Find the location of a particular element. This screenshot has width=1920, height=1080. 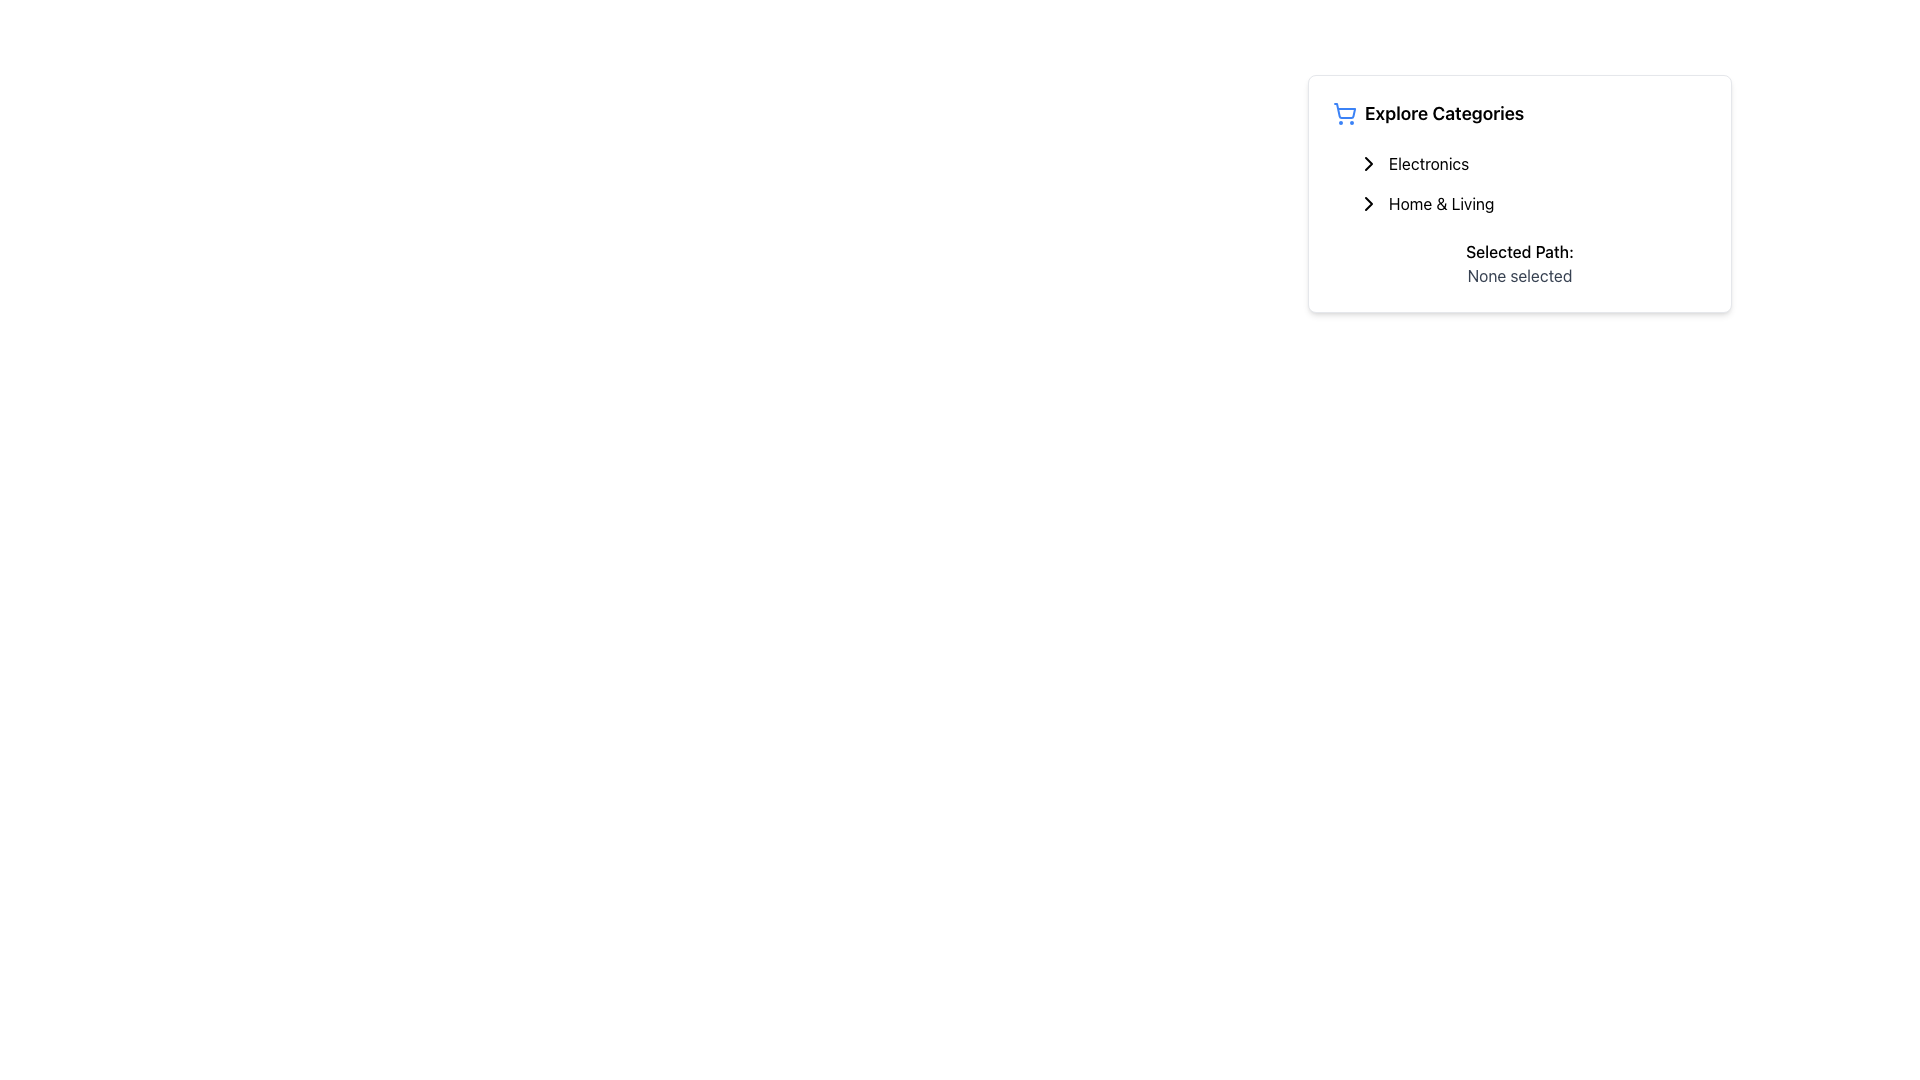

the text label 'Home & Living' in the list under 'Explore Categories' is located at coordinates (1441, 204).